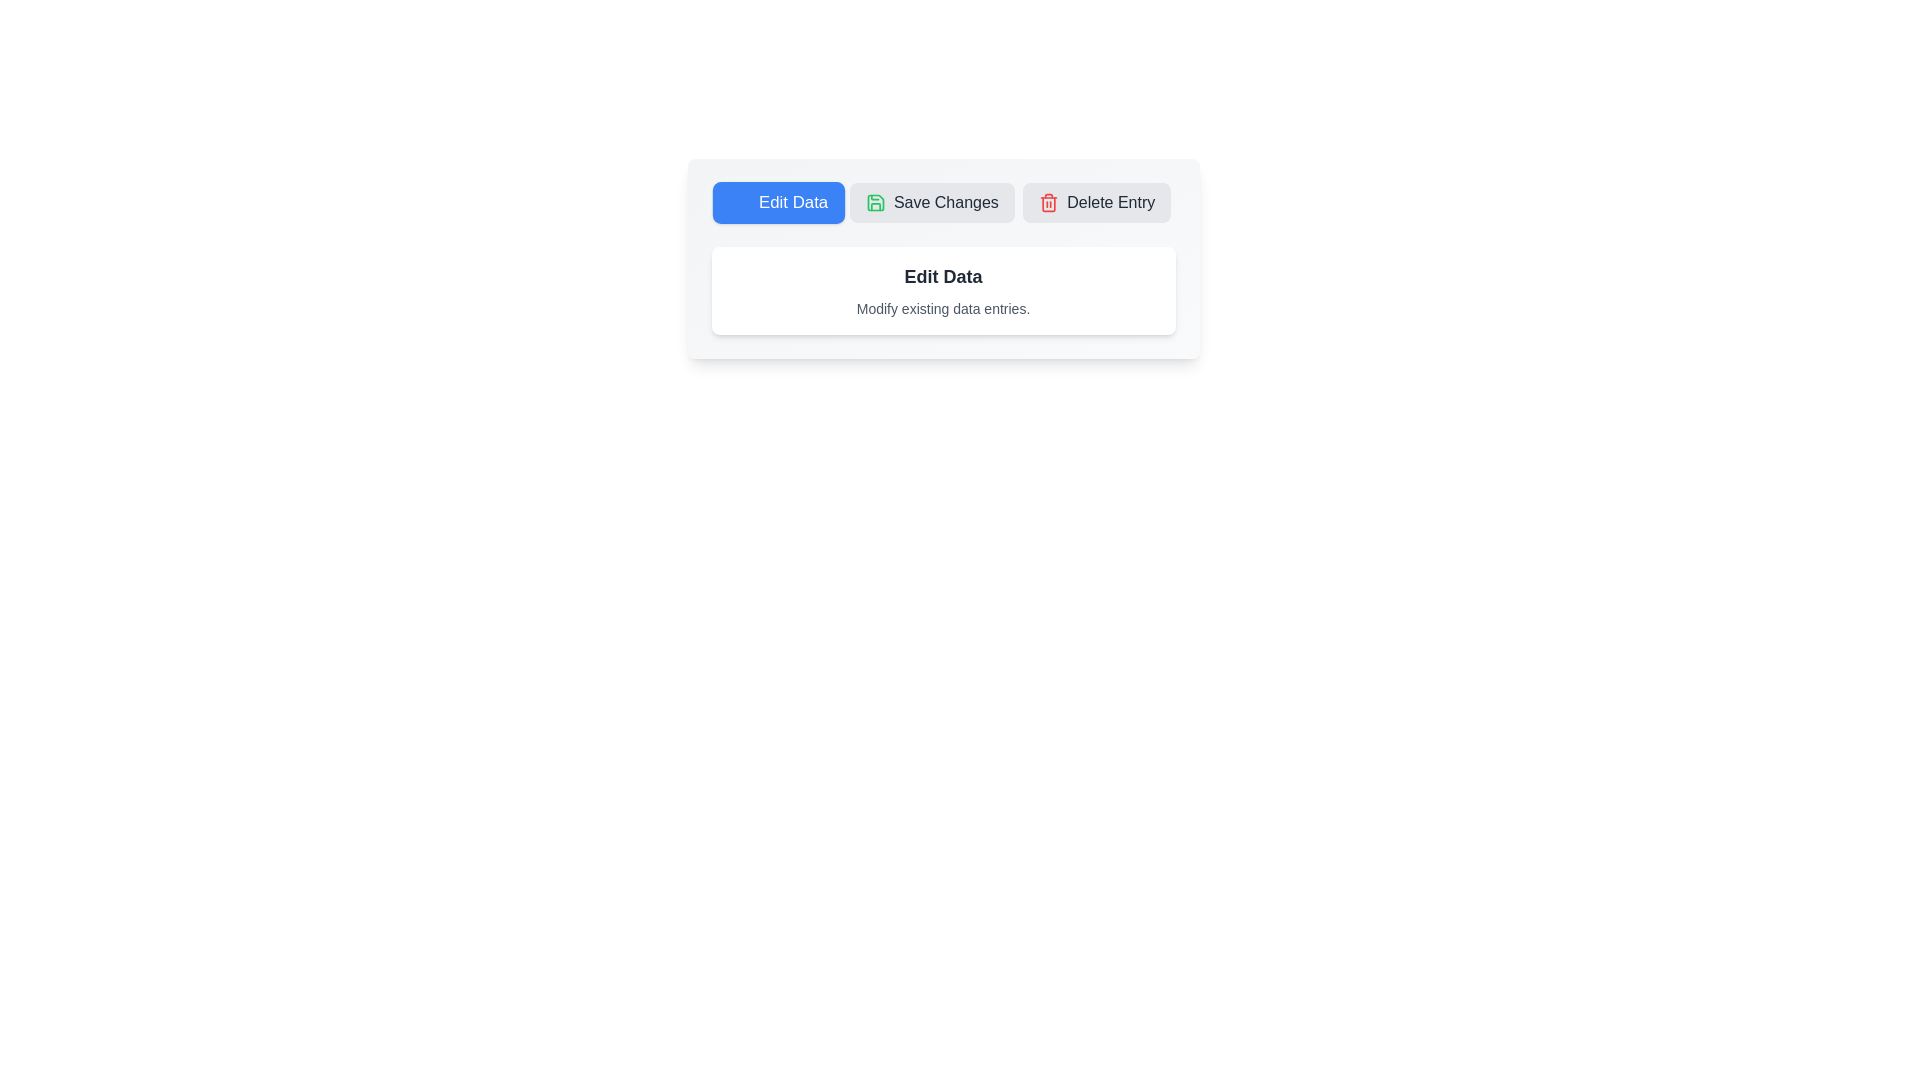  What do you see at coordinates (931, 203) in the screenshot?
I see `the 'Save Changes' tab` at bounding box center [931, 203].